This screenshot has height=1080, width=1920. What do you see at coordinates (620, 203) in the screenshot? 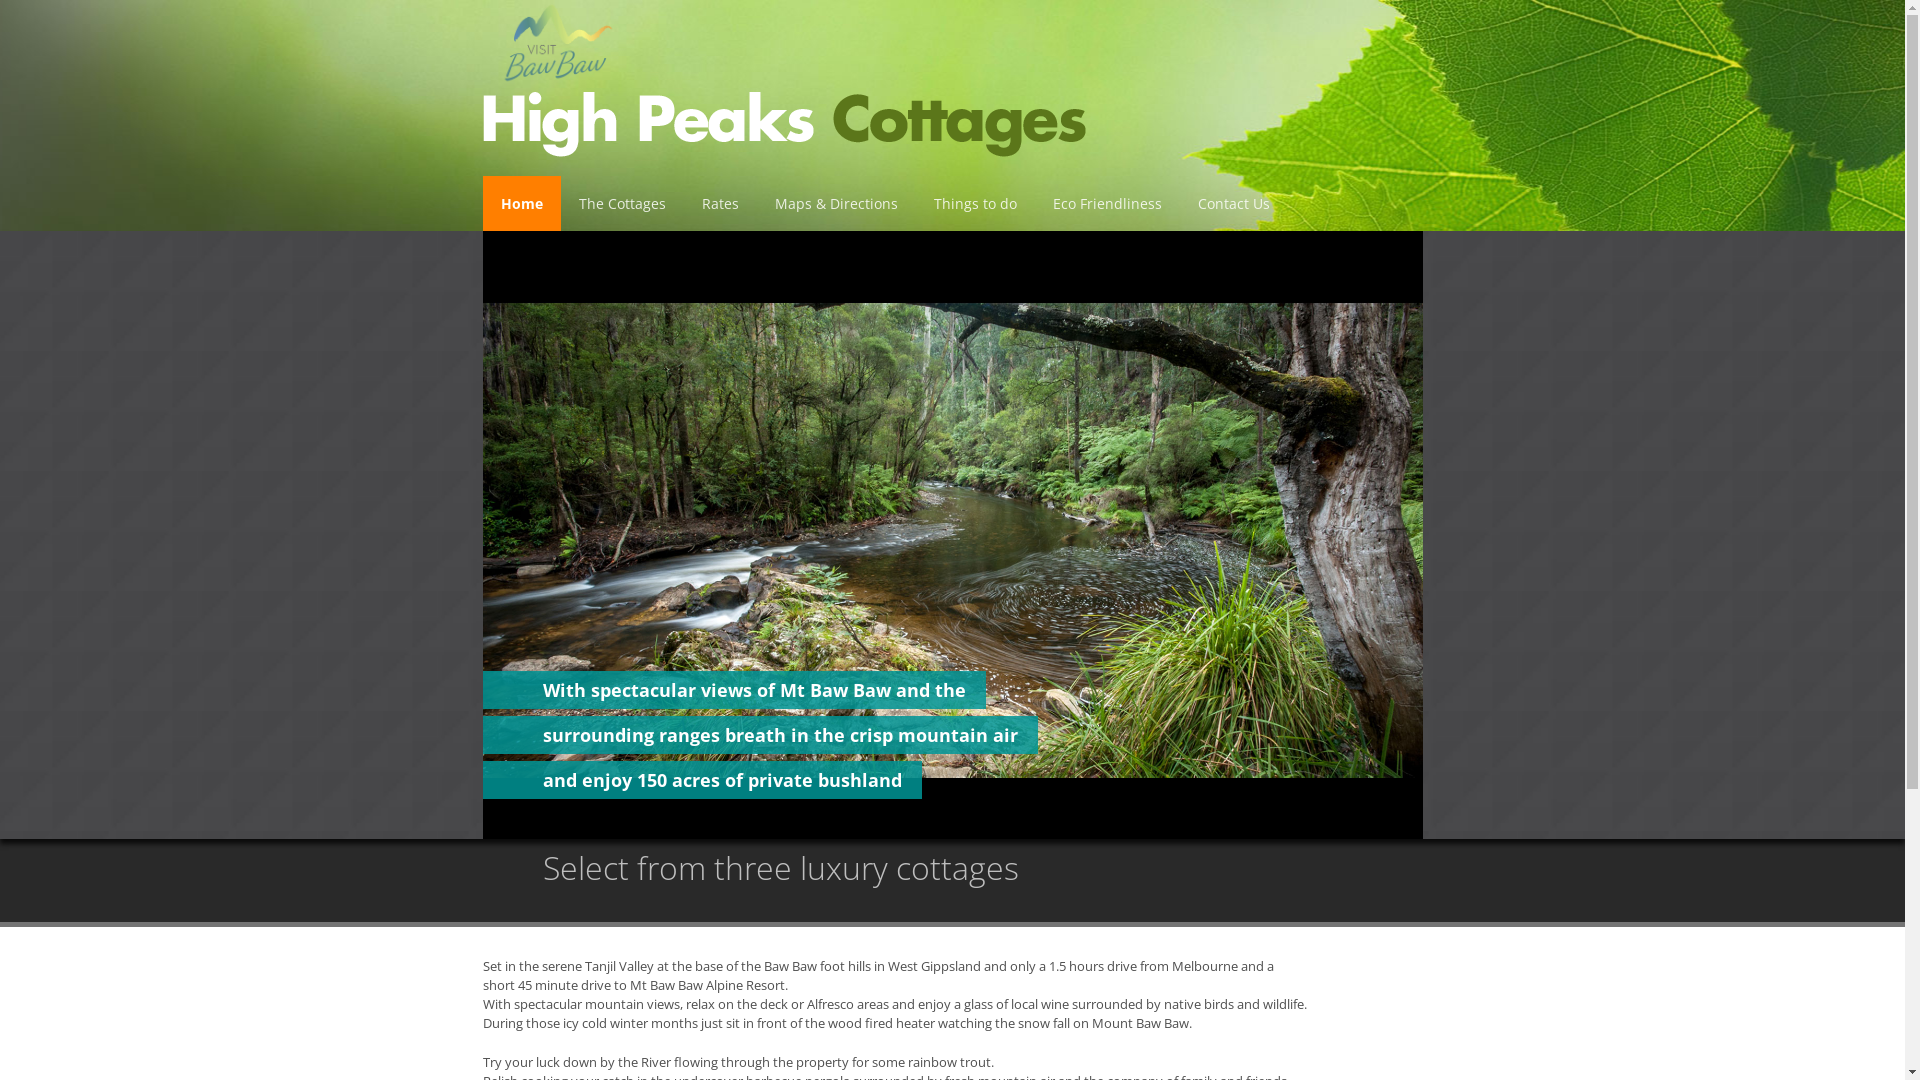
I see `'The Cottages'` at bounding box center [620, 203].